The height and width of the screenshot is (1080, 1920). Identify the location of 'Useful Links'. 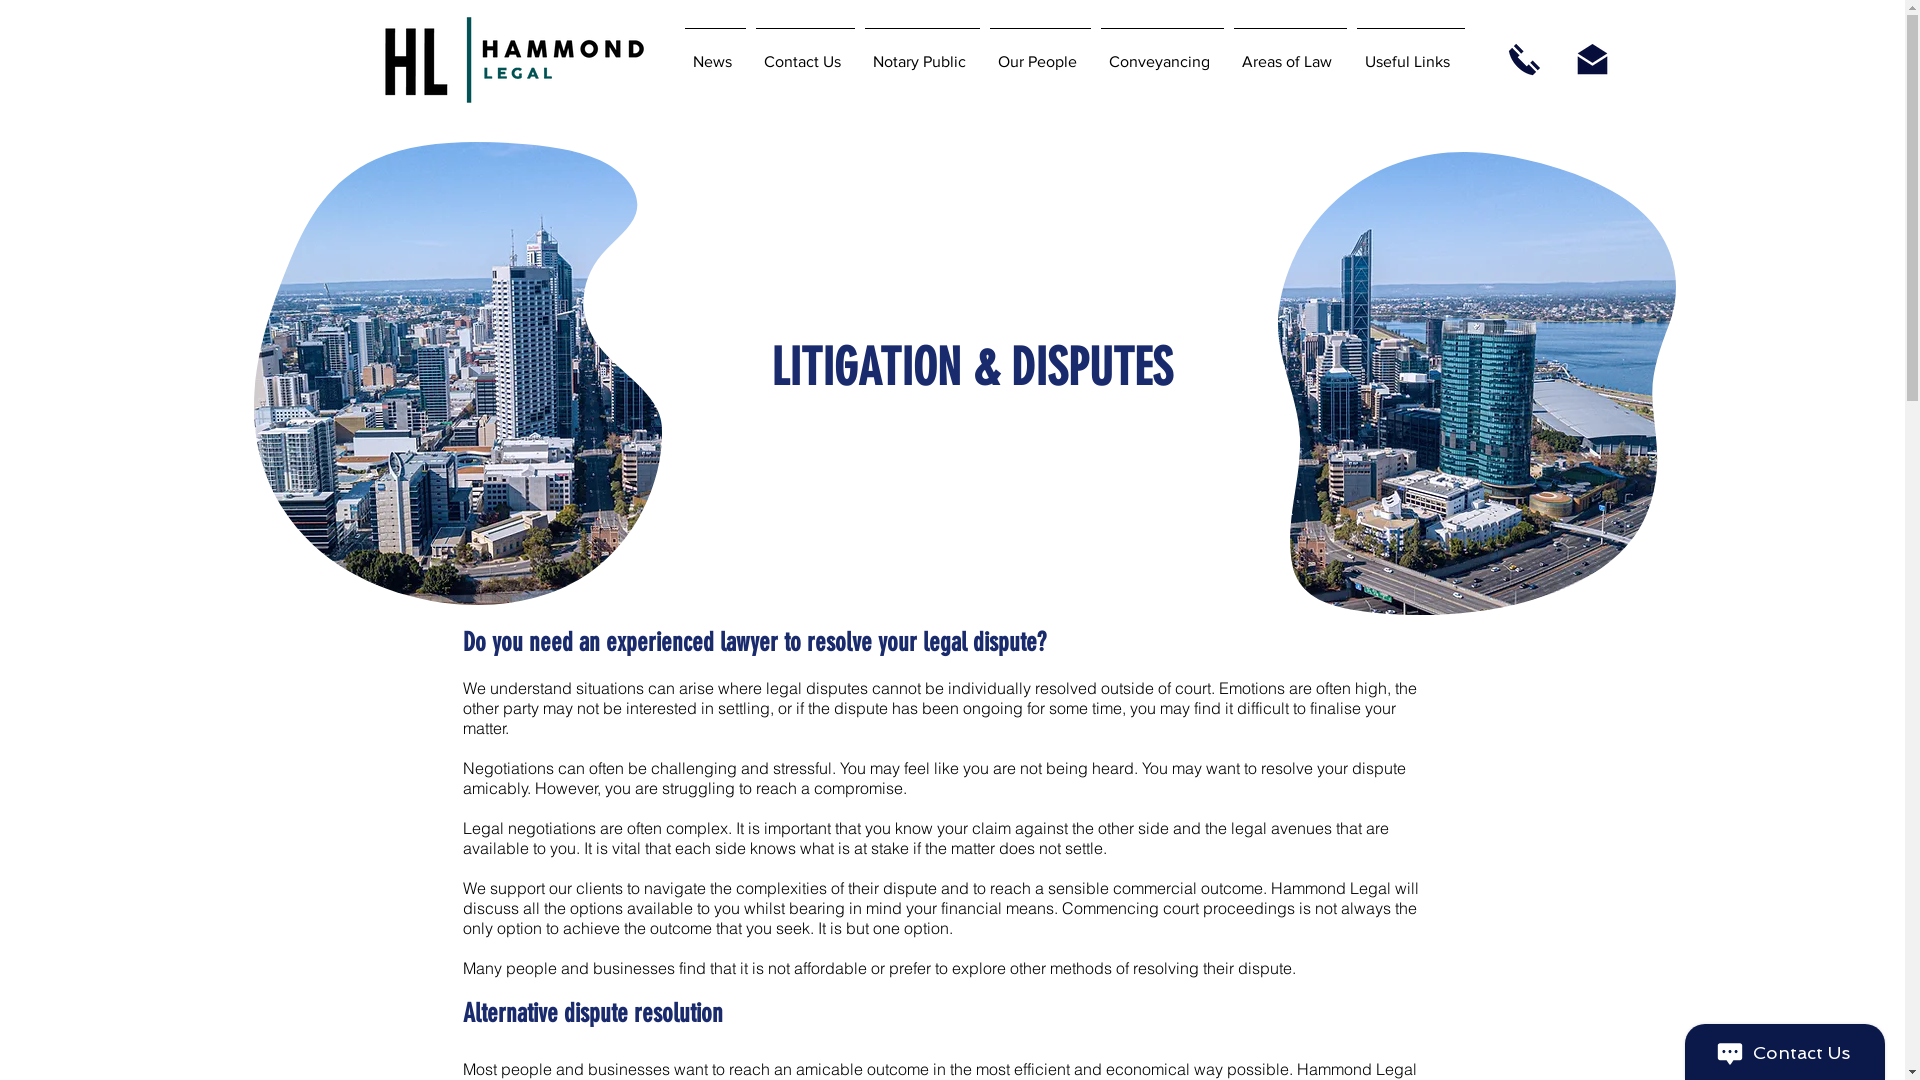
(1410, 52).